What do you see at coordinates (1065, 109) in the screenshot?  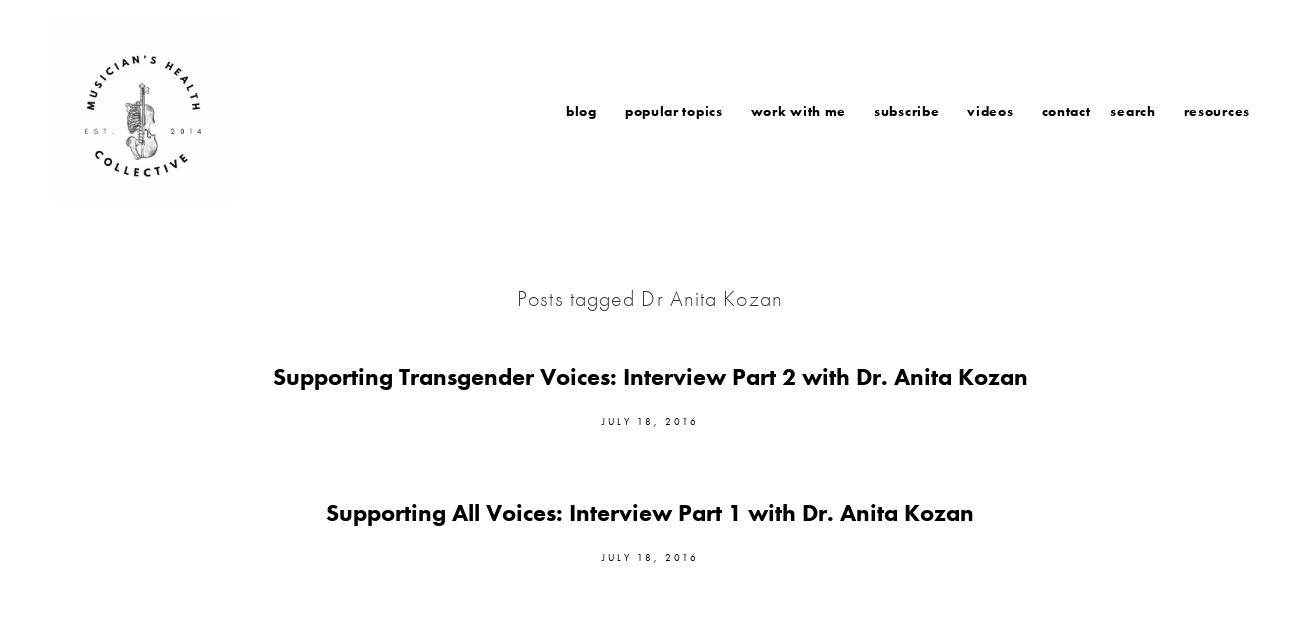 I see `'Contact'` at bounding box center [1065, 109].